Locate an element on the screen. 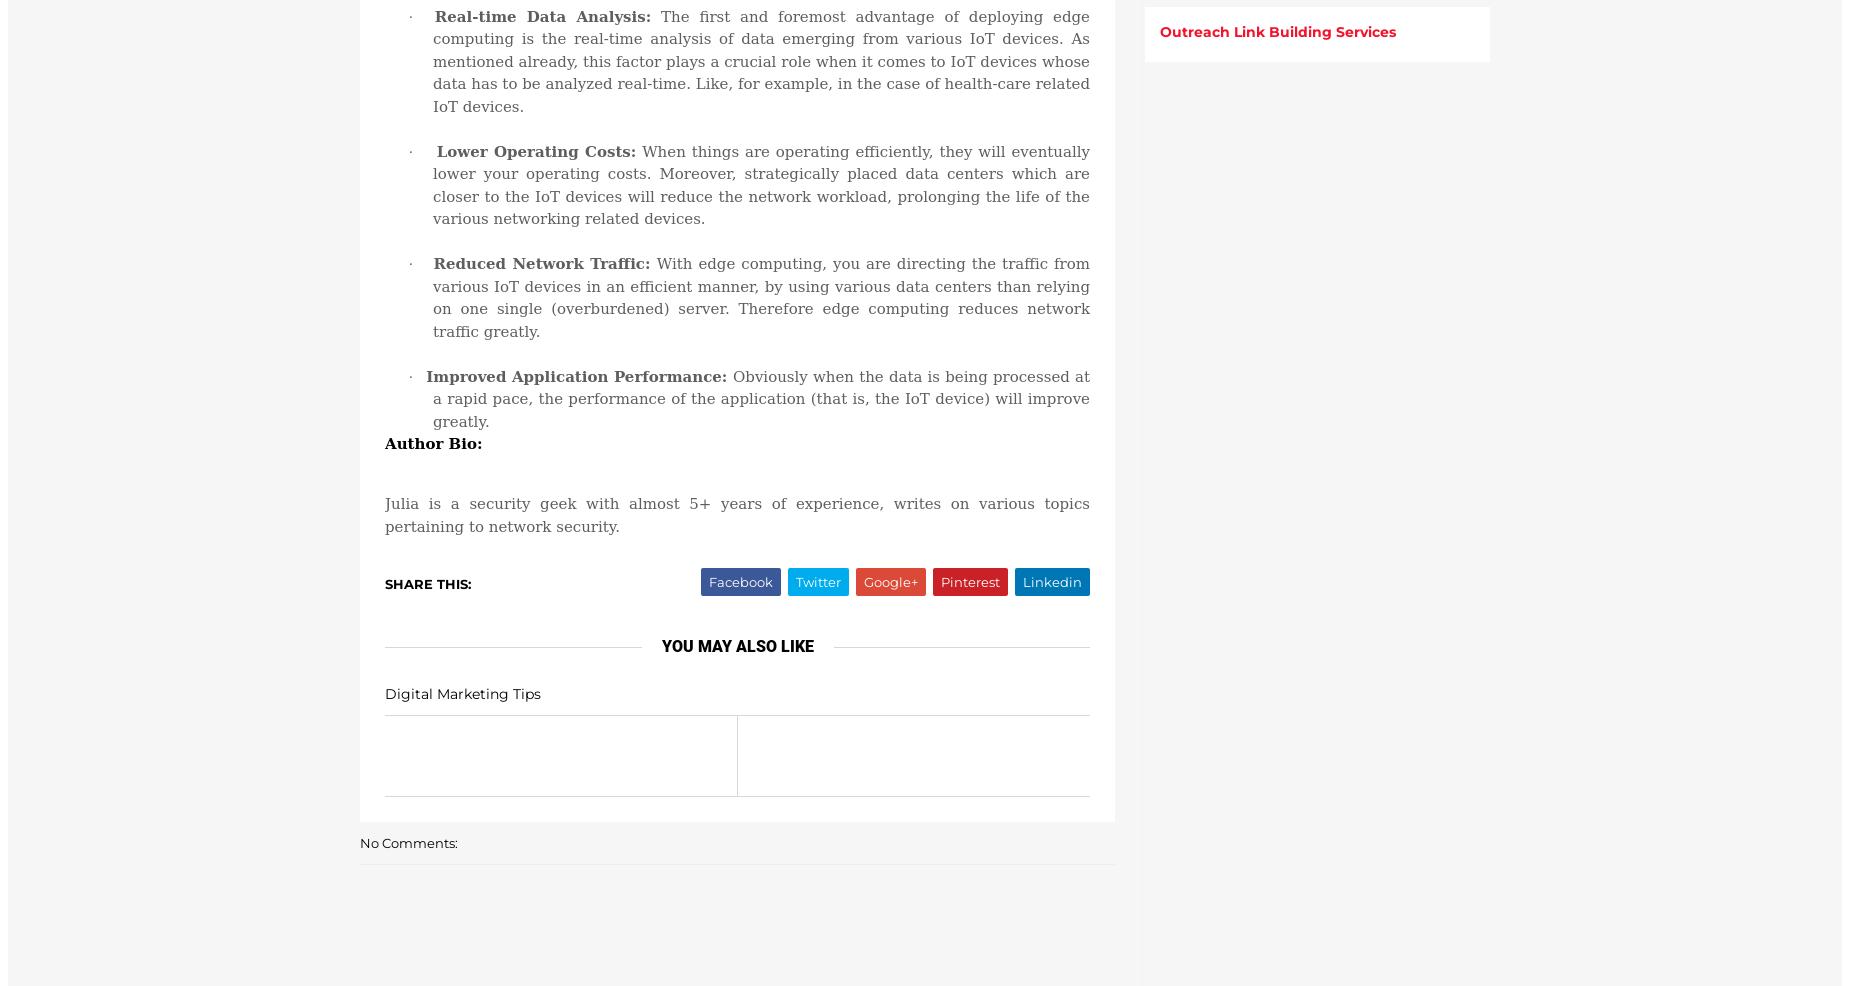 This screenshot has height=986, width=1850. 'Lower Operating Costs:' is located at coordinates (435, 150).